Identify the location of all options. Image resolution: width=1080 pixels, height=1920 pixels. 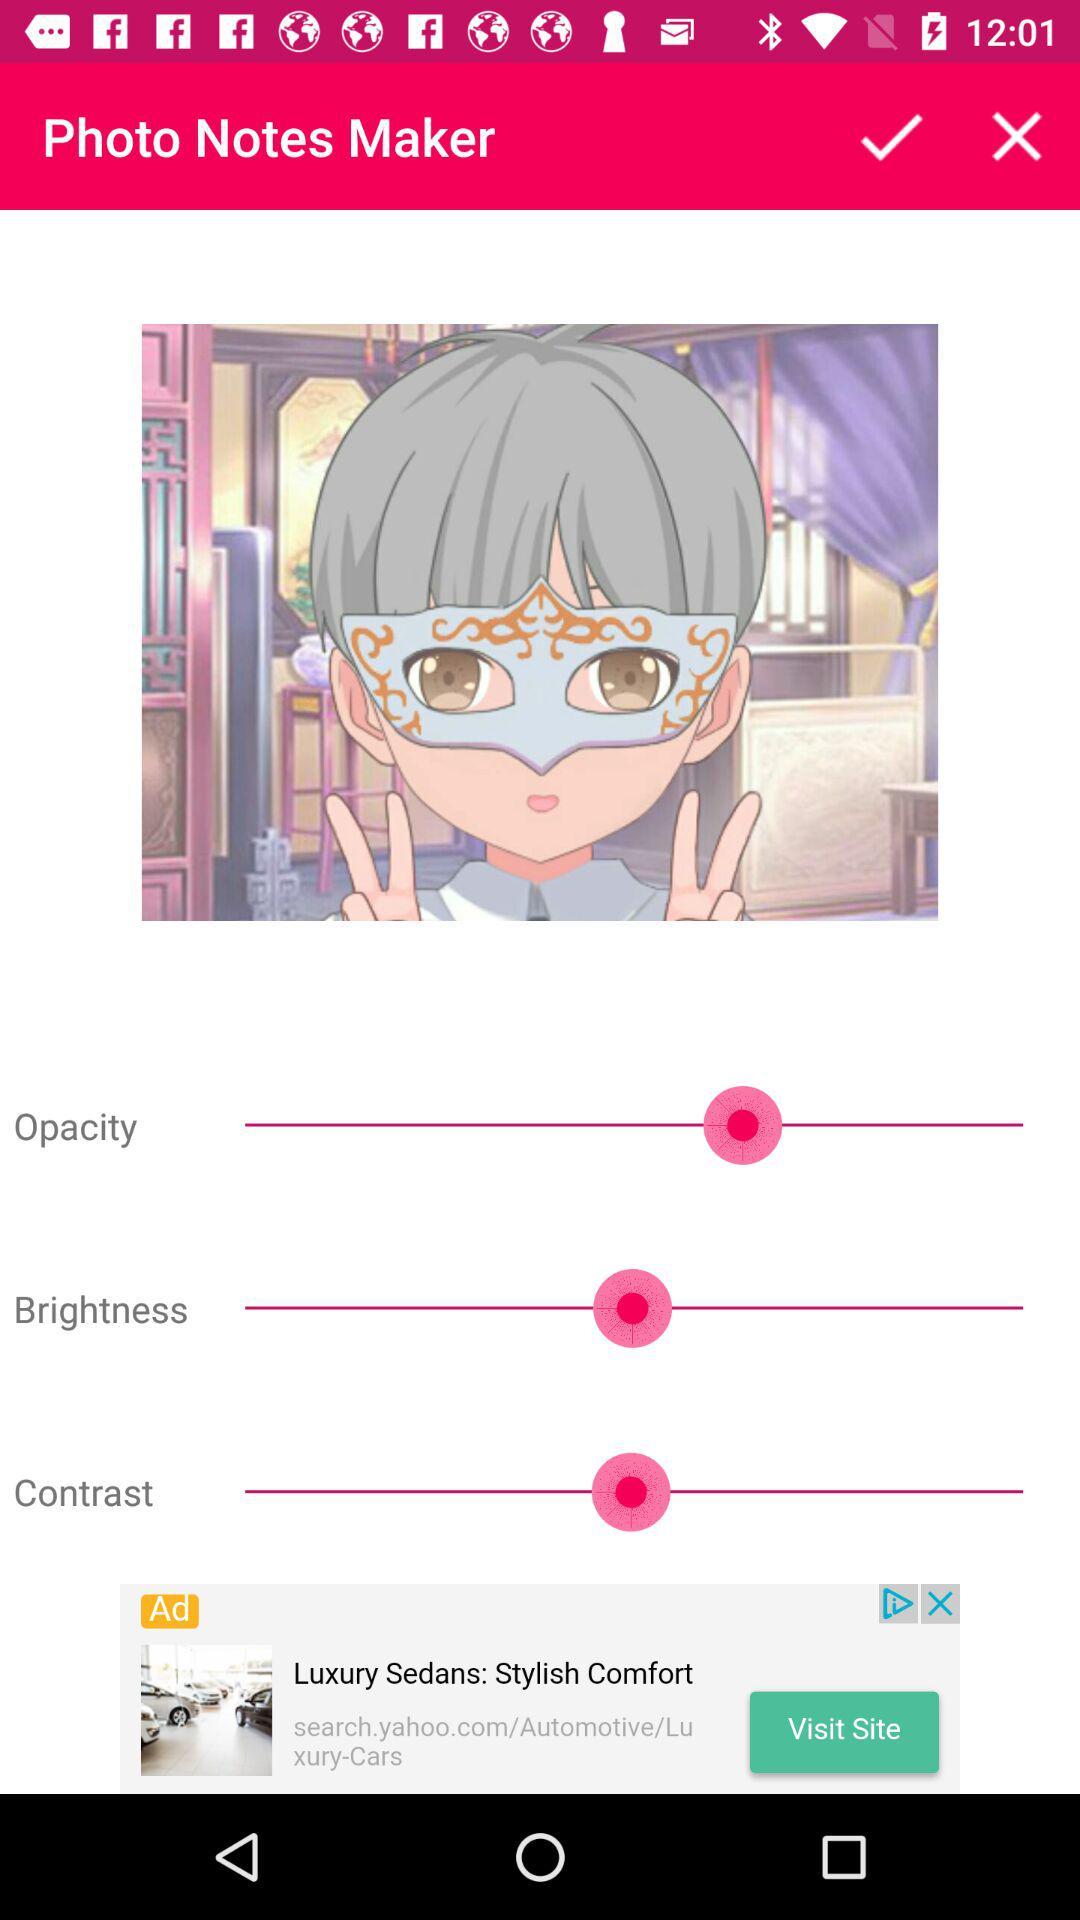
(890, 135).